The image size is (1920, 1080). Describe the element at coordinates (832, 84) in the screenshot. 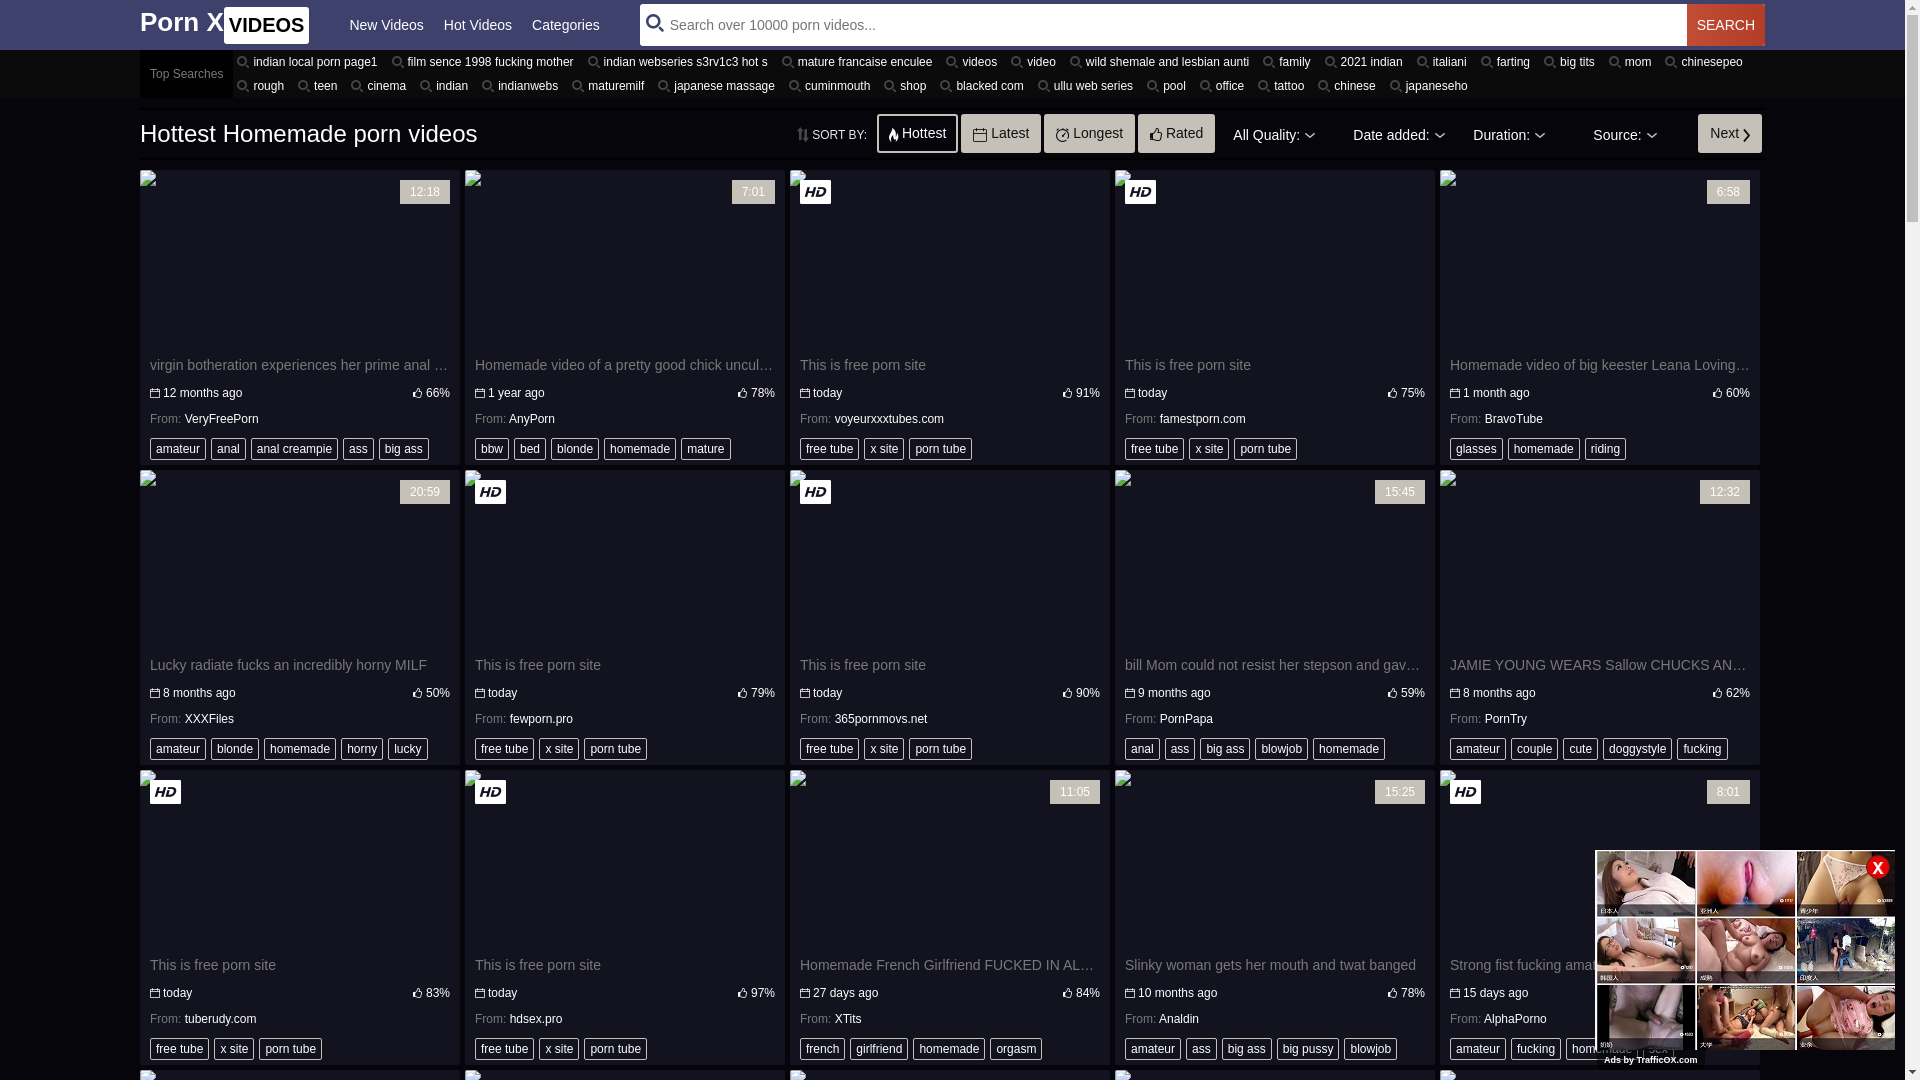

I see `'cuminmouth'` at that location.